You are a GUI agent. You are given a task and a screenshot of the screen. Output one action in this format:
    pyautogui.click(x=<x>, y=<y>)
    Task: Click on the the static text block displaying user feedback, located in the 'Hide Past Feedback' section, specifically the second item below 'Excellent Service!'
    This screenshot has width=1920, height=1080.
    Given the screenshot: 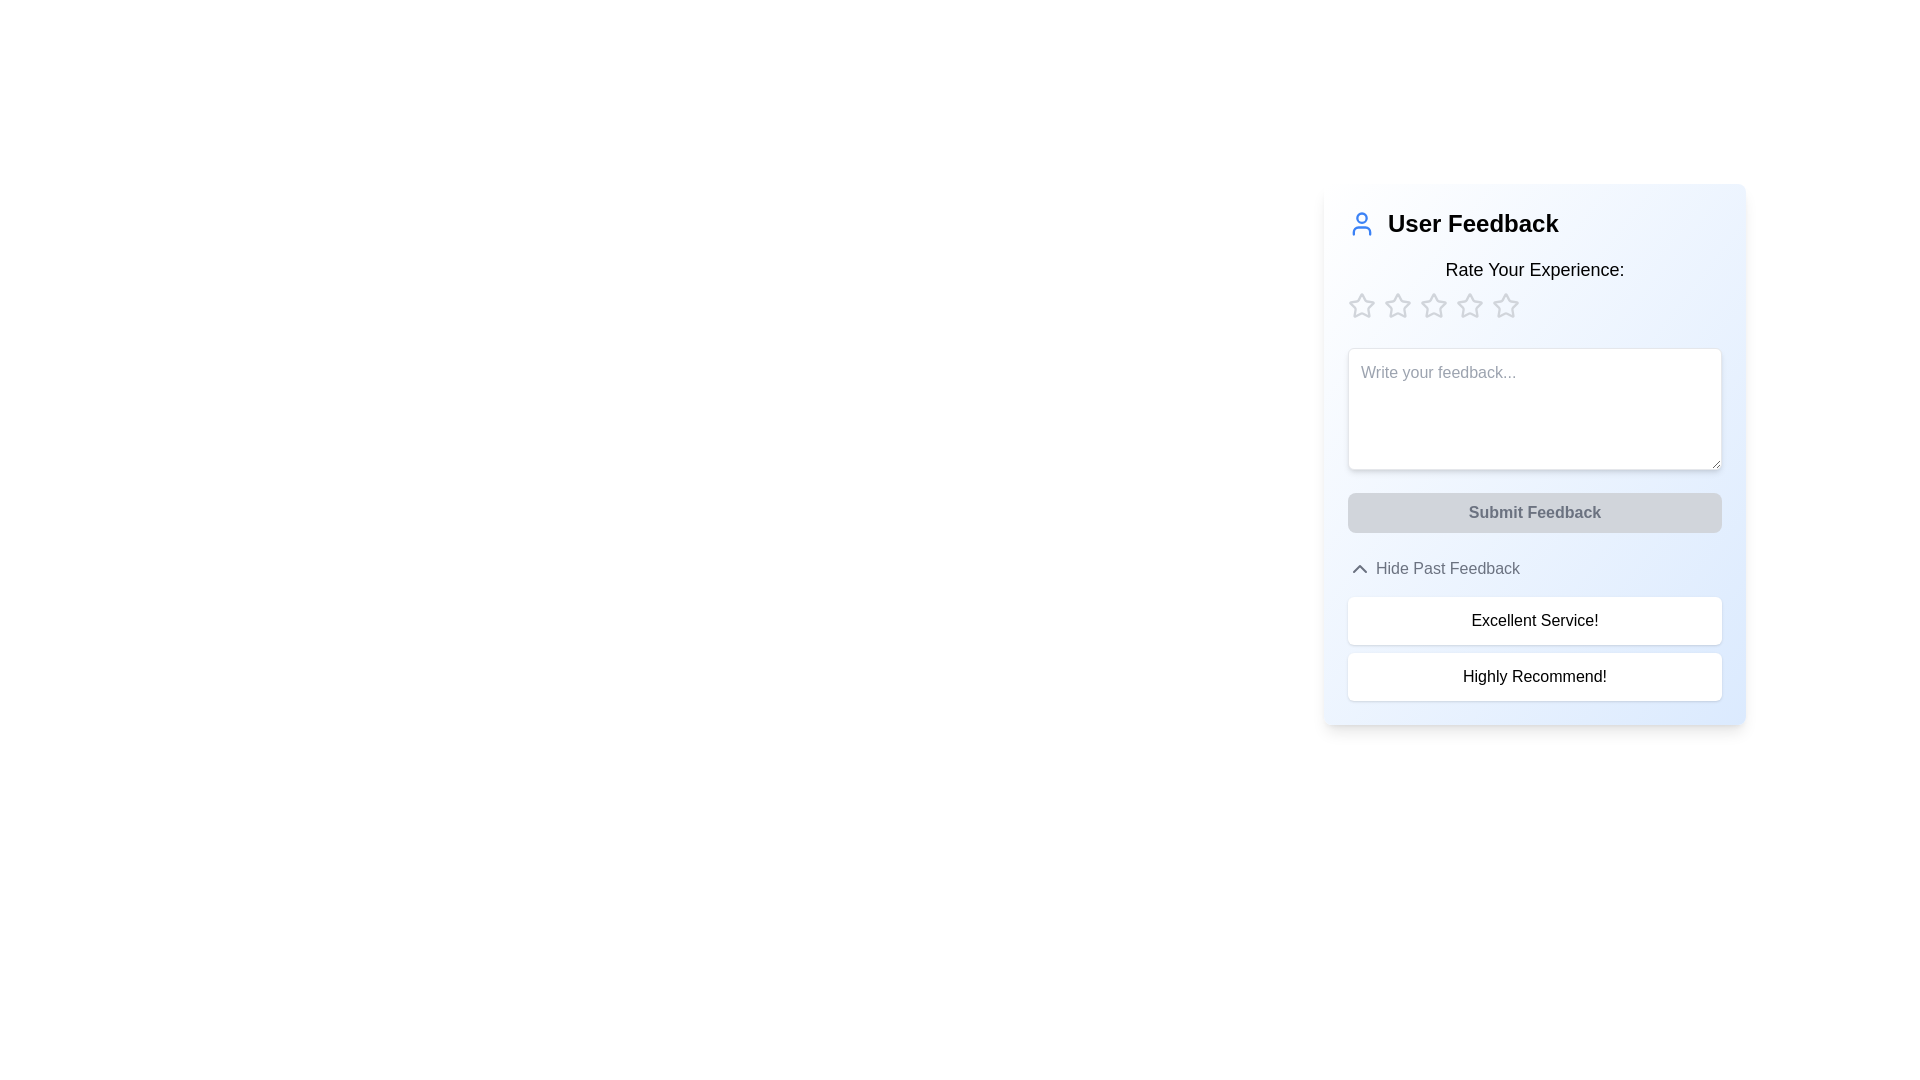 What is the action you would take?
    pyautogui.click(x=1534, y=676)
    